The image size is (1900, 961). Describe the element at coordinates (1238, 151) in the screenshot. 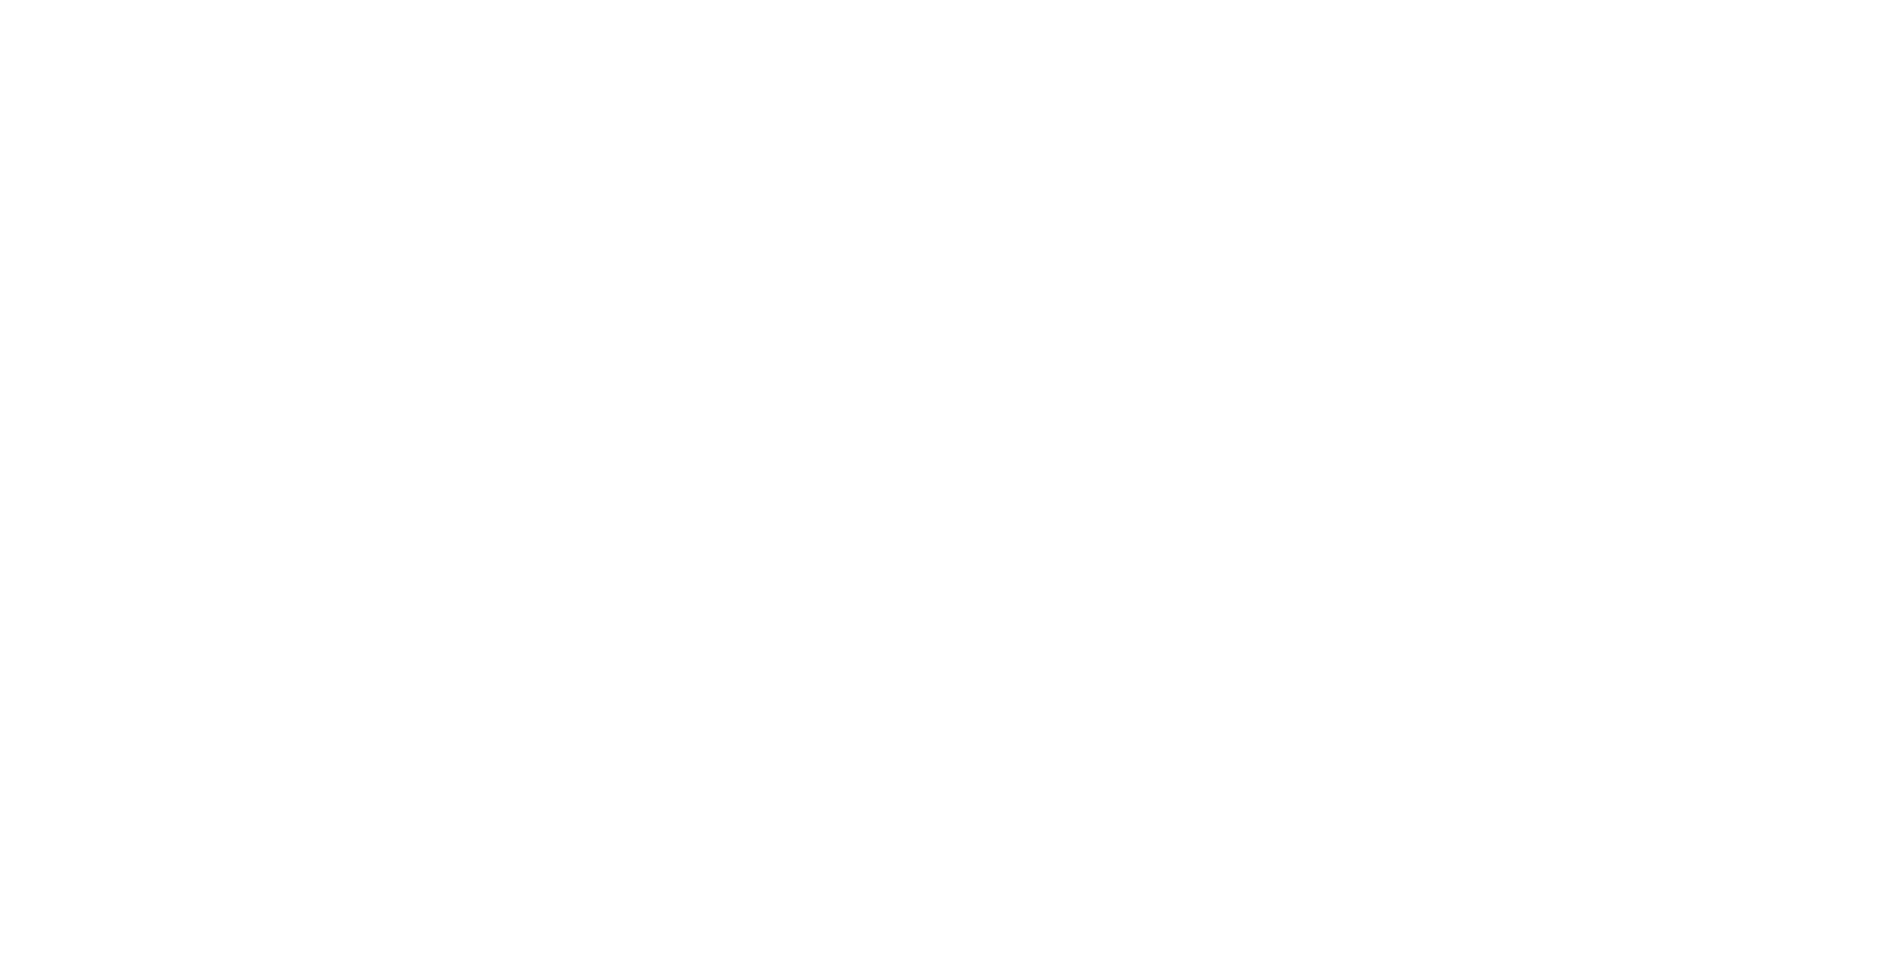

I see `'May 2016'` at that location.